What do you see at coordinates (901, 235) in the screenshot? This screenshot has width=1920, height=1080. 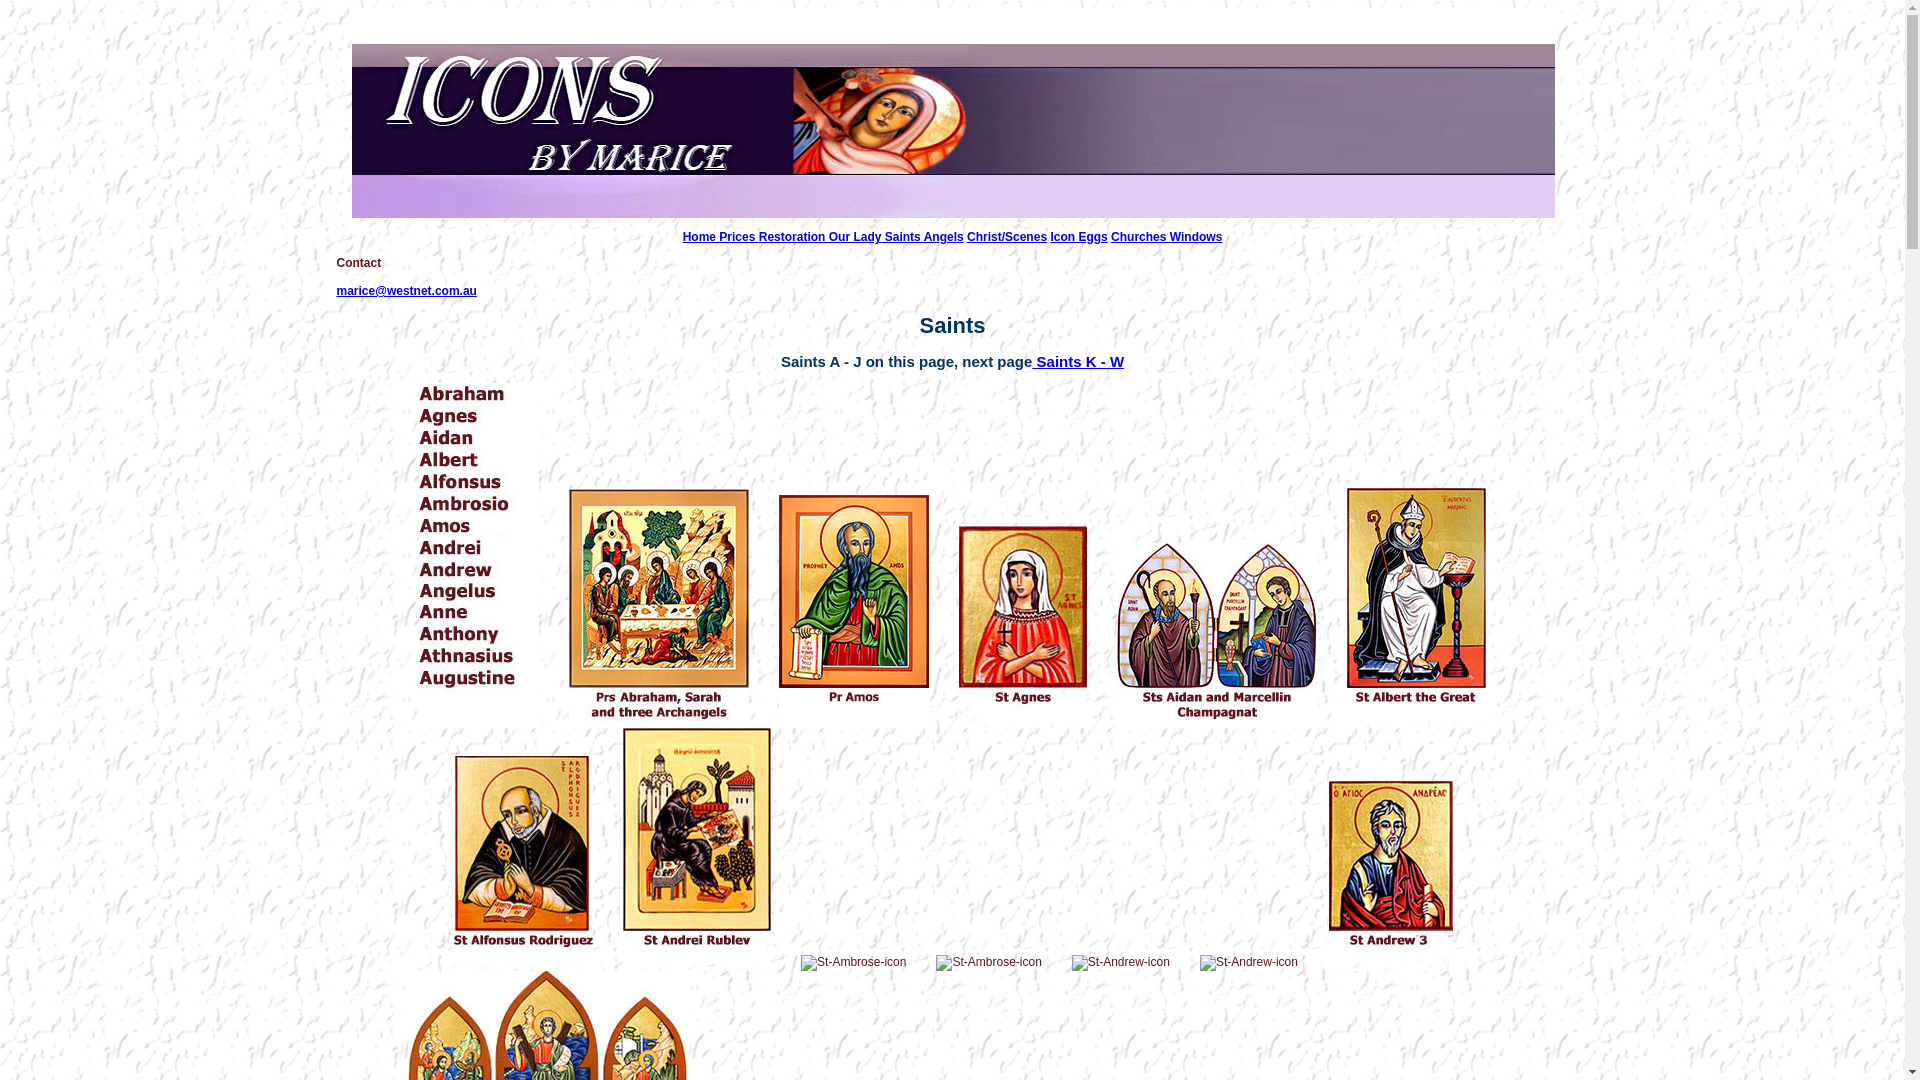 I see `'Saints'` at bounding box center [901, 235].